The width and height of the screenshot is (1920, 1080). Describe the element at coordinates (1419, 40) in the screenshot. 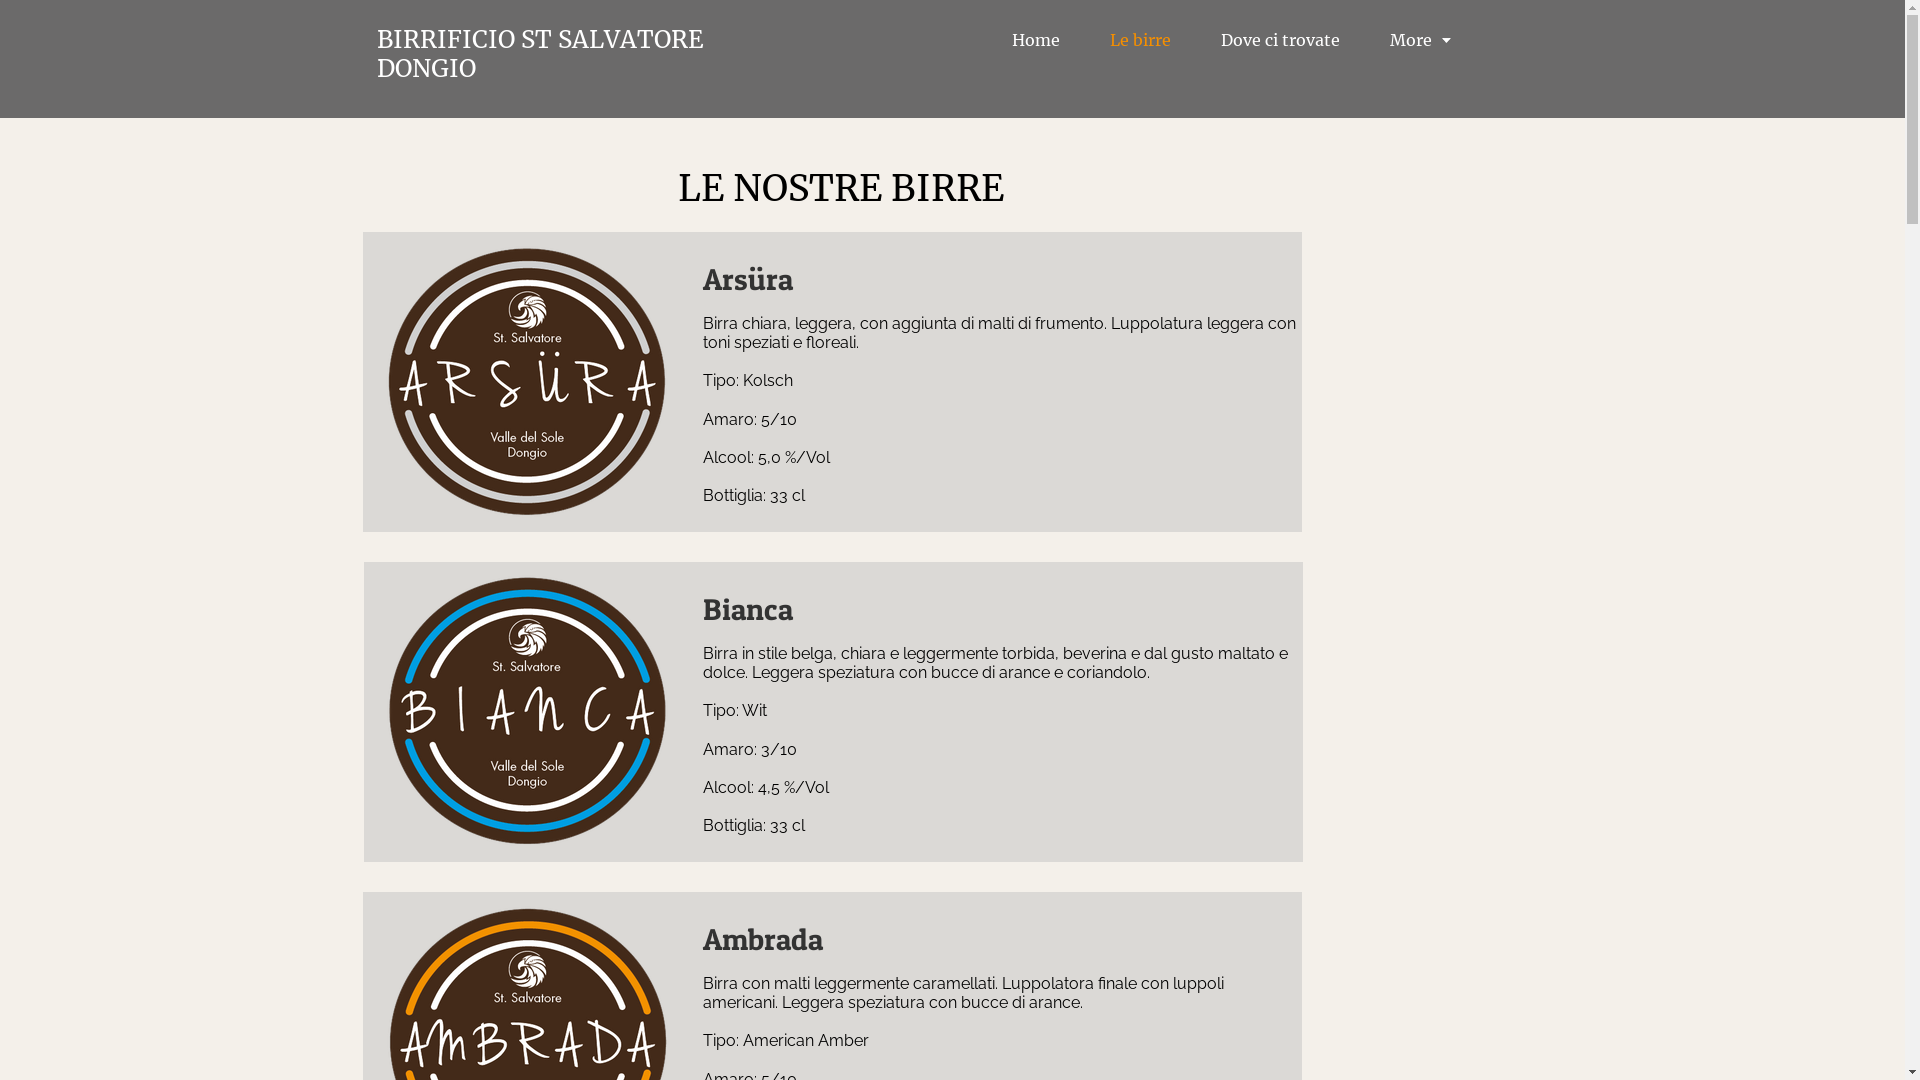

I see `'More'` at that location.